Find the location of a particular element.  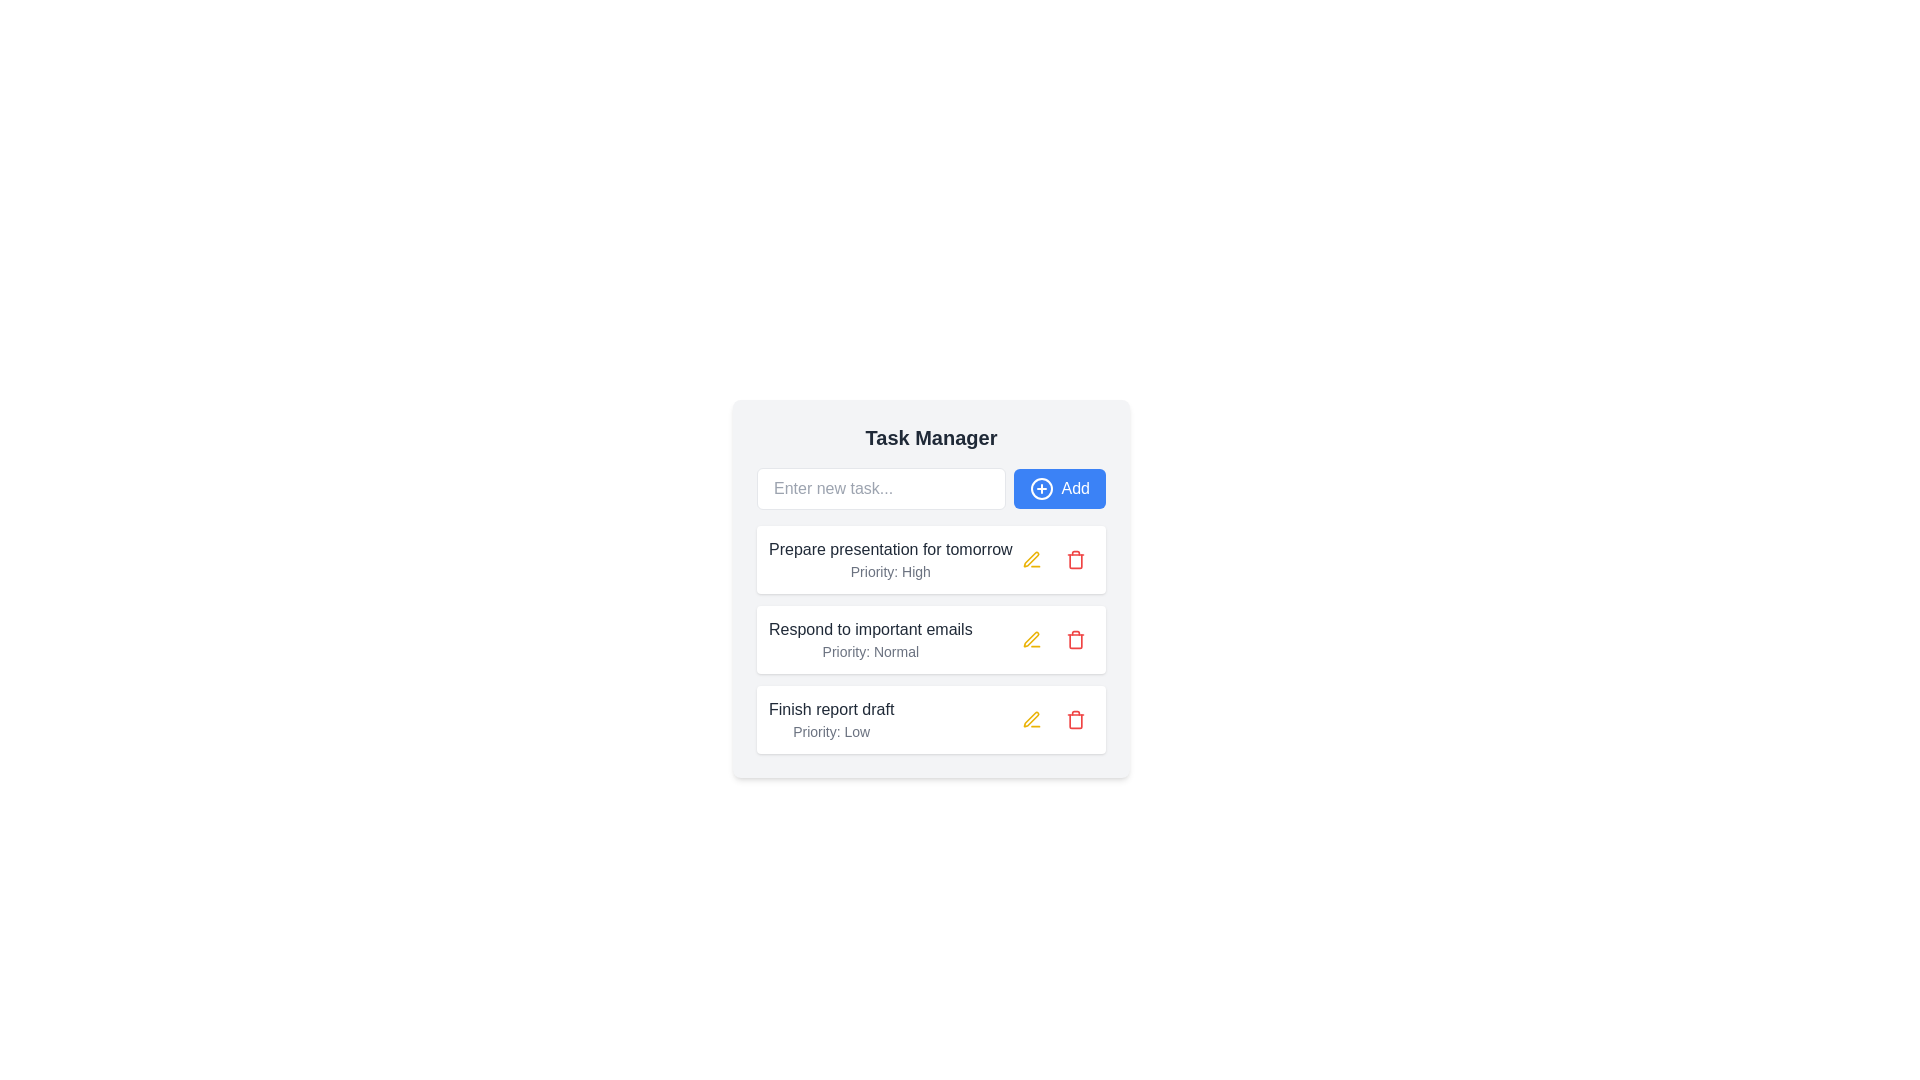

the edit button in the Action button group located at the lower right corner of the task card for 'Finish report draft' is located at coordinates (1053, 720).